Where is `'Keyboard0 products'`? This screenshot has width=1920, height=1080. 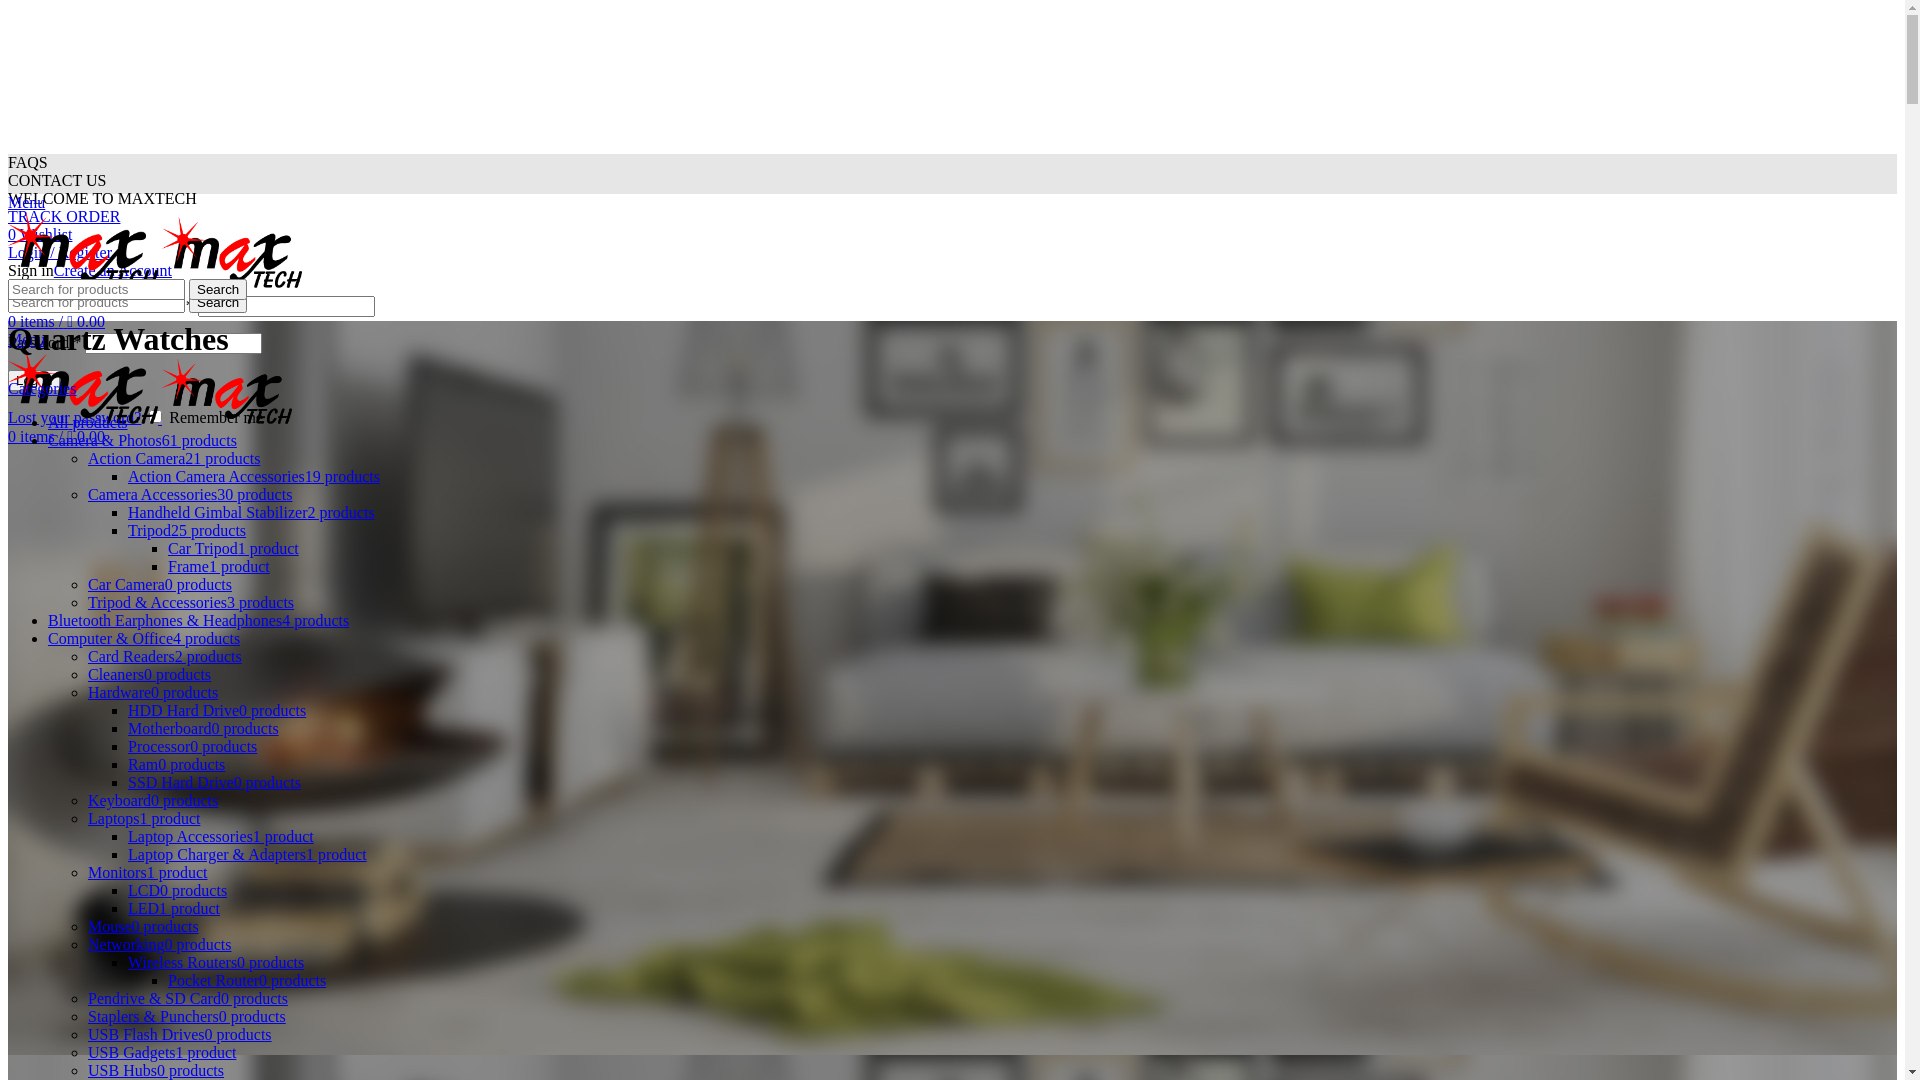 'Keyboard0 products' is located at coordinates (152, 799).